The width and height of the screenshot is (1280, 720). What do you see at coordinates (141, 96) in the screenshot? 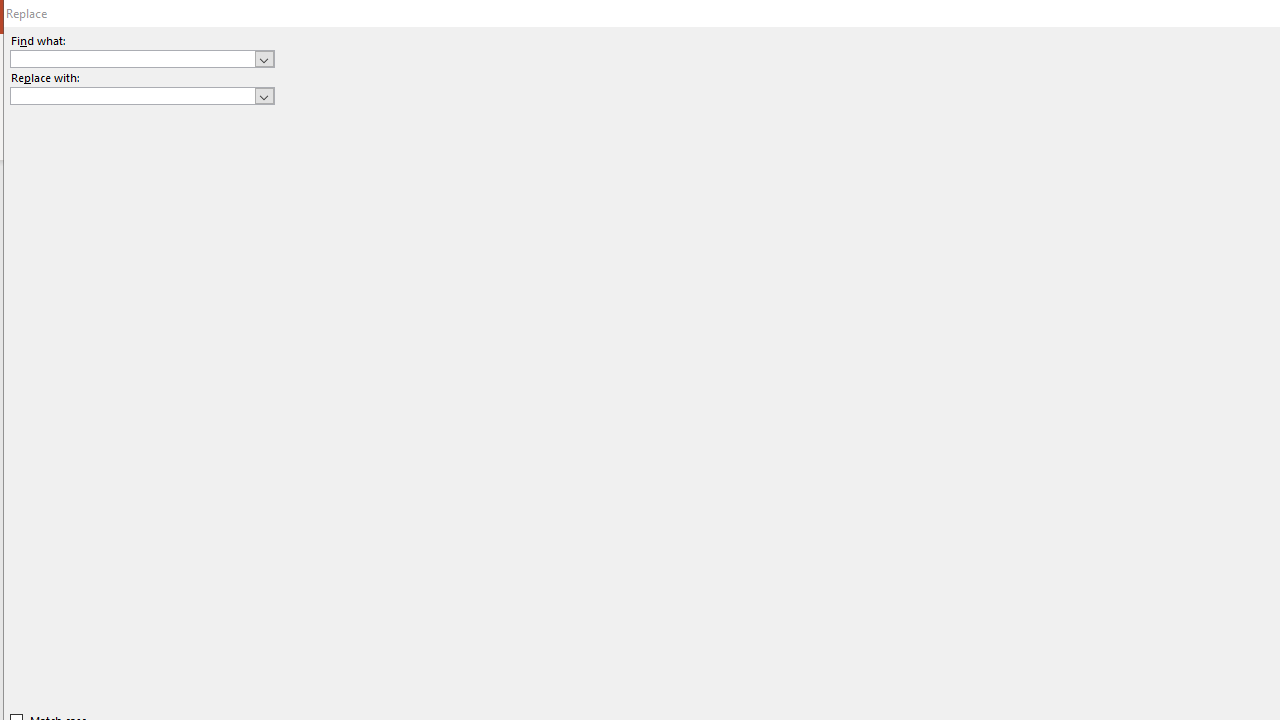
I see `'Replace with'` at bounding box center [141, 96].